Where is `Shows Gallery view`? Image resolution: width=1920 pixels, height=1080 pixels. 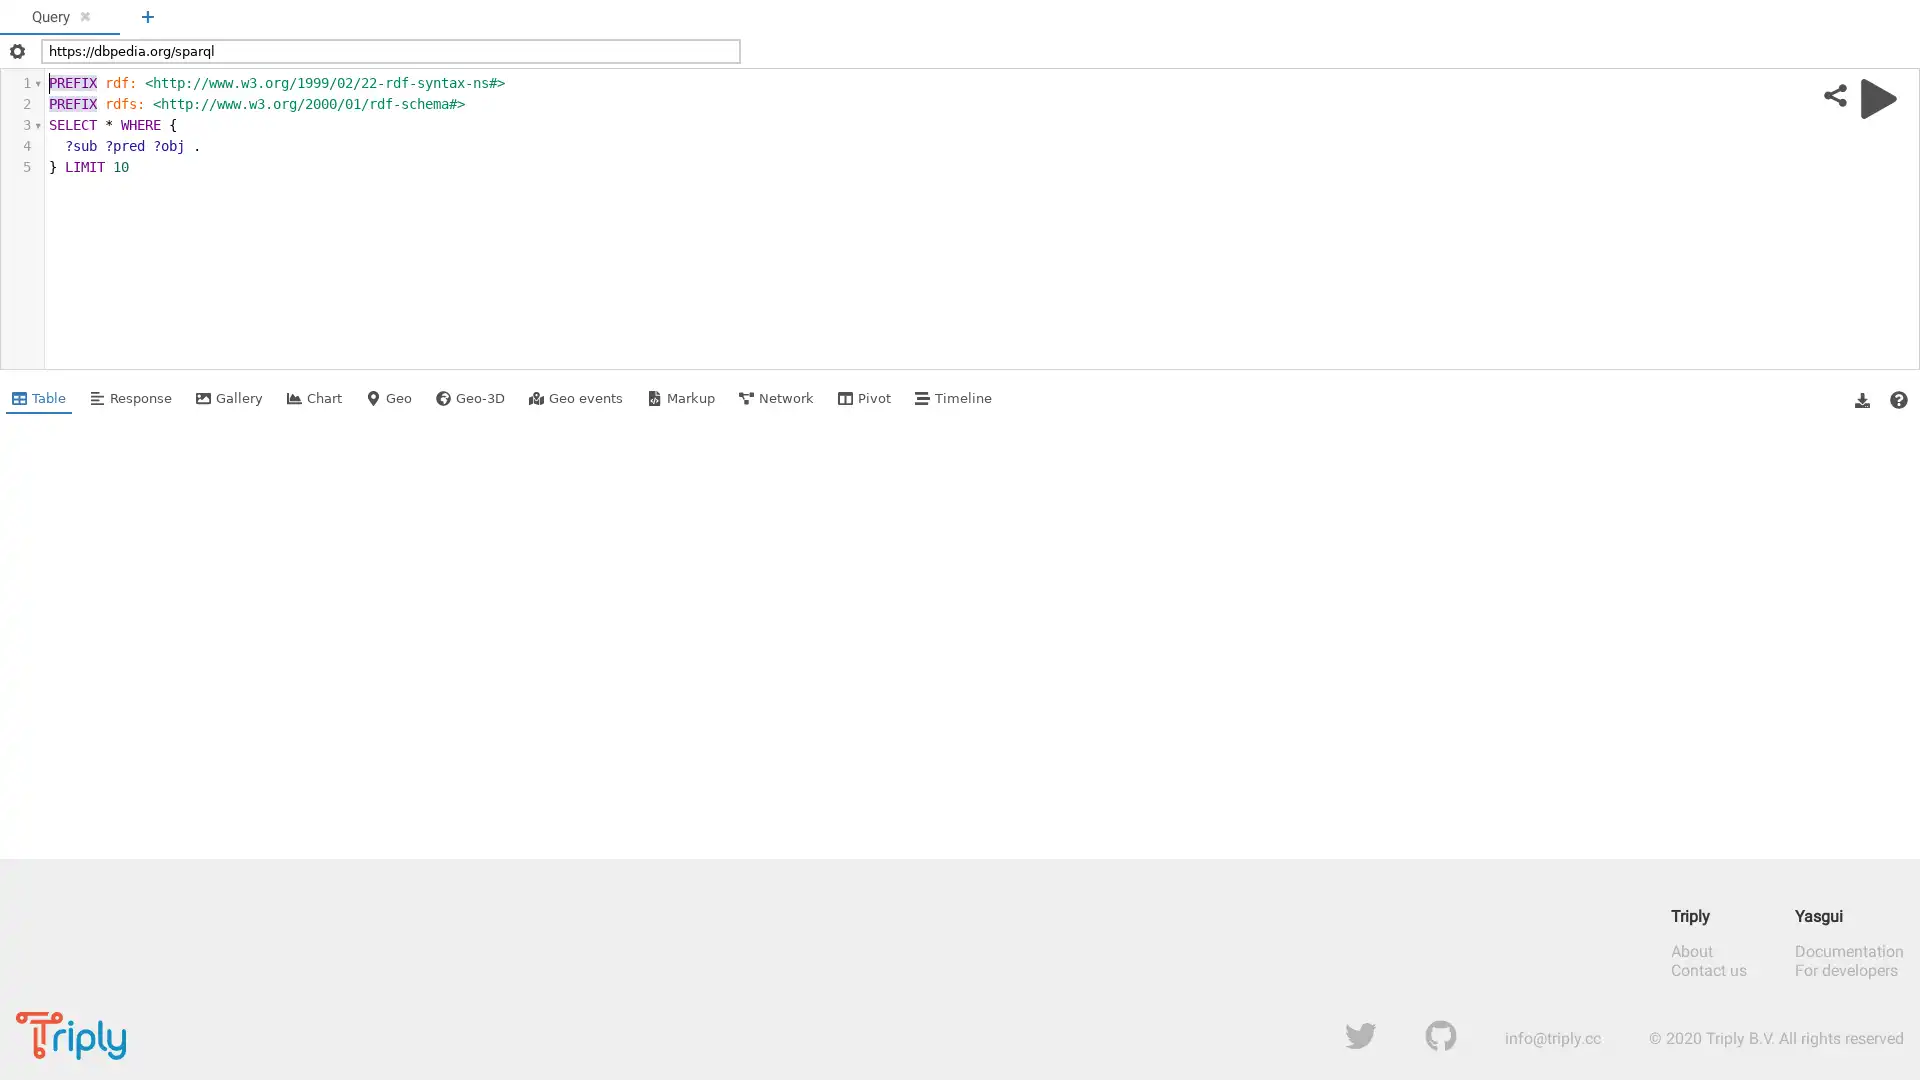
Shows Gallery view is located at coordinates (229, 399).